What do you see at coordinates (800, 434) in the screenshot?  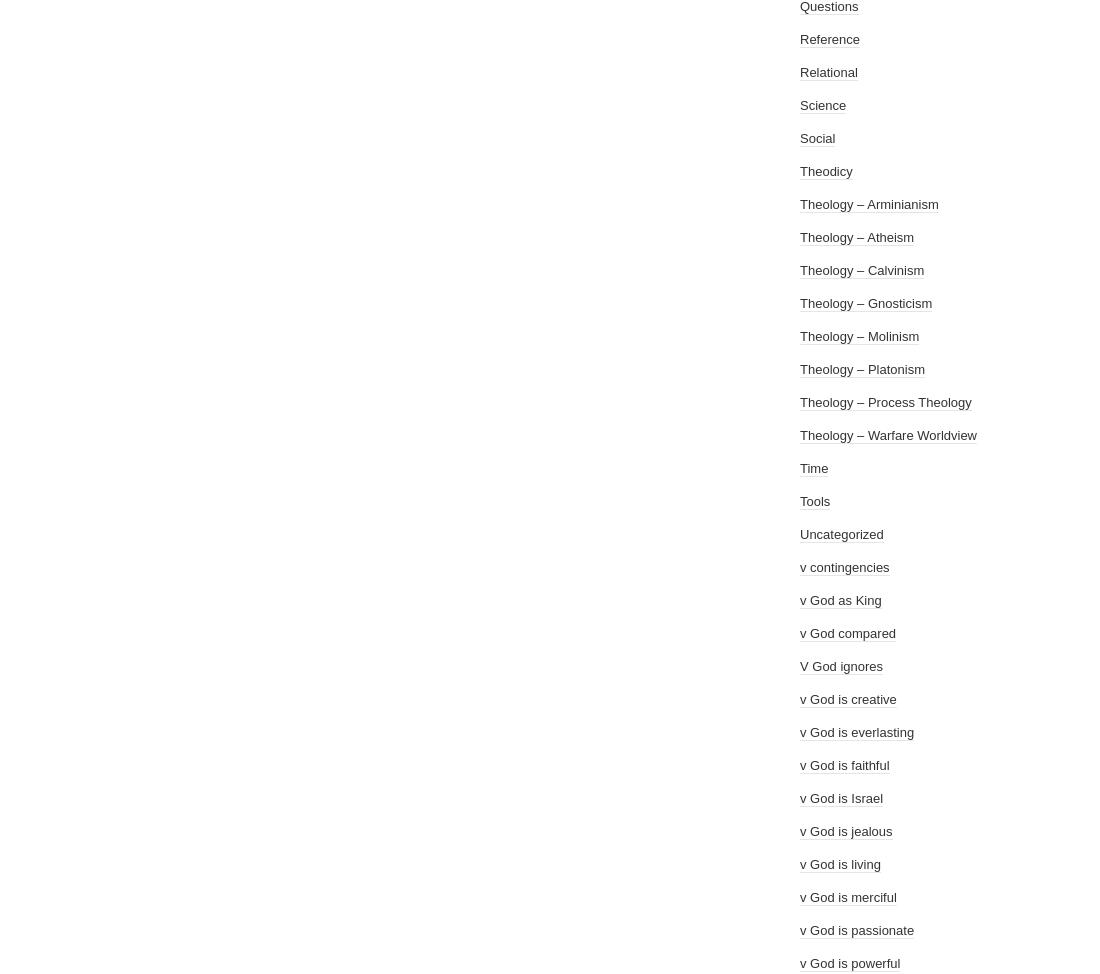 I see `'Theology – Warfare Worldview'` at bounding box center [800, 434].